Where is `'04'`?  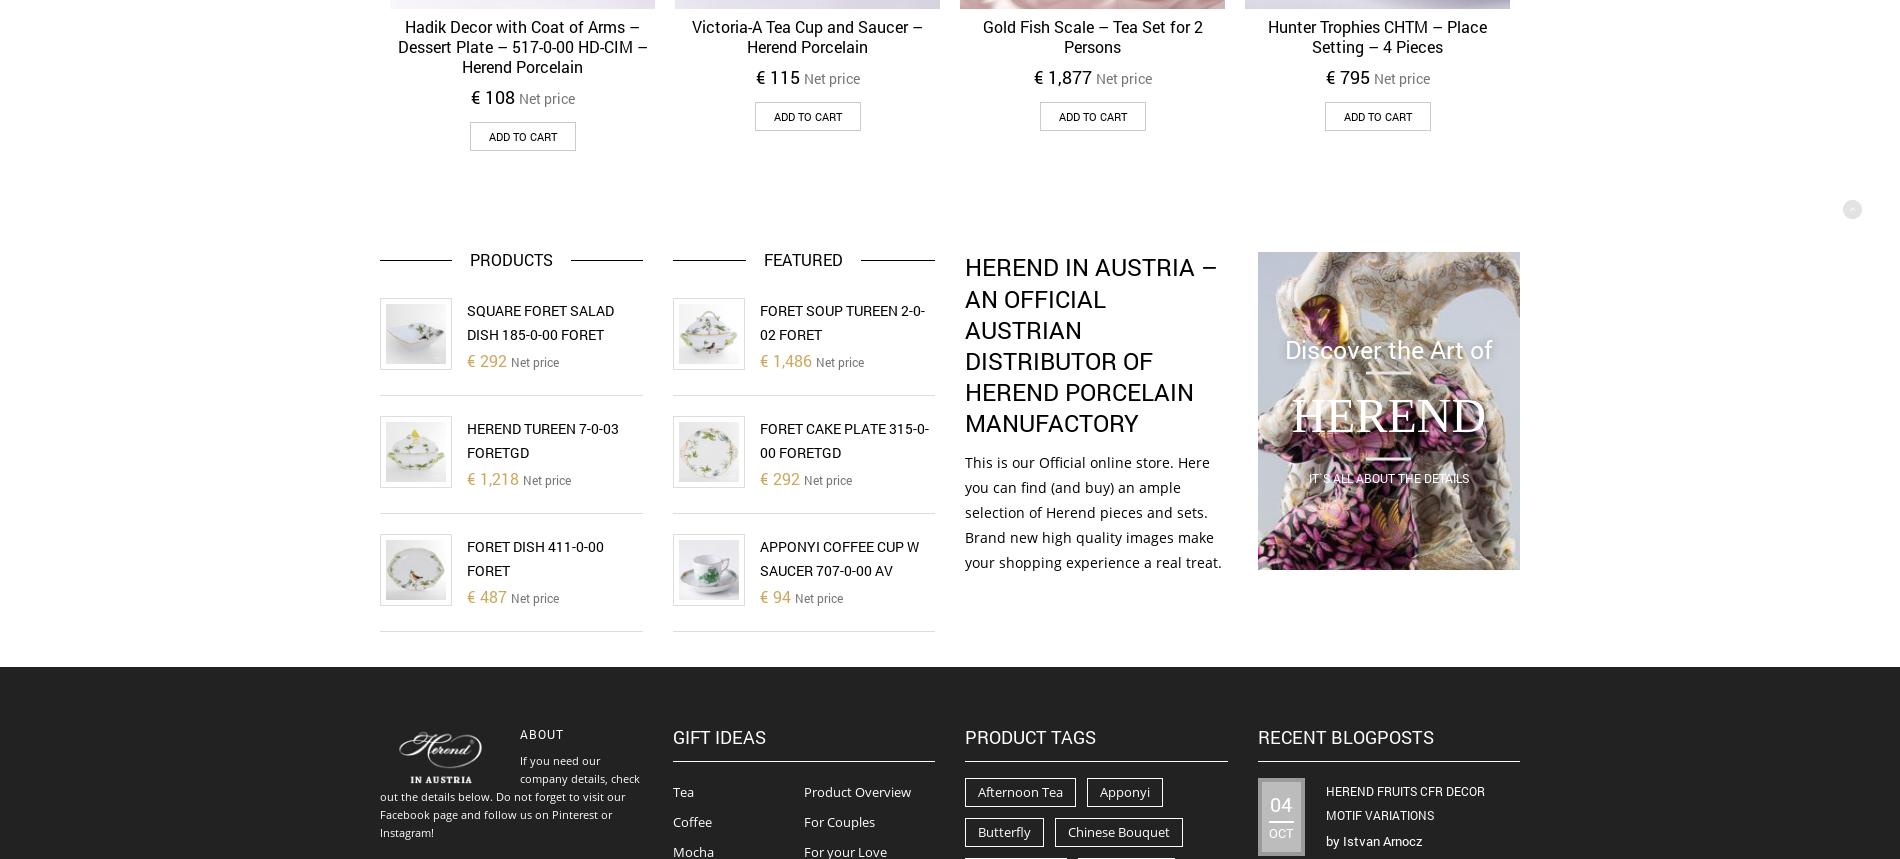 '04' is located at coordinates (1279, 804).